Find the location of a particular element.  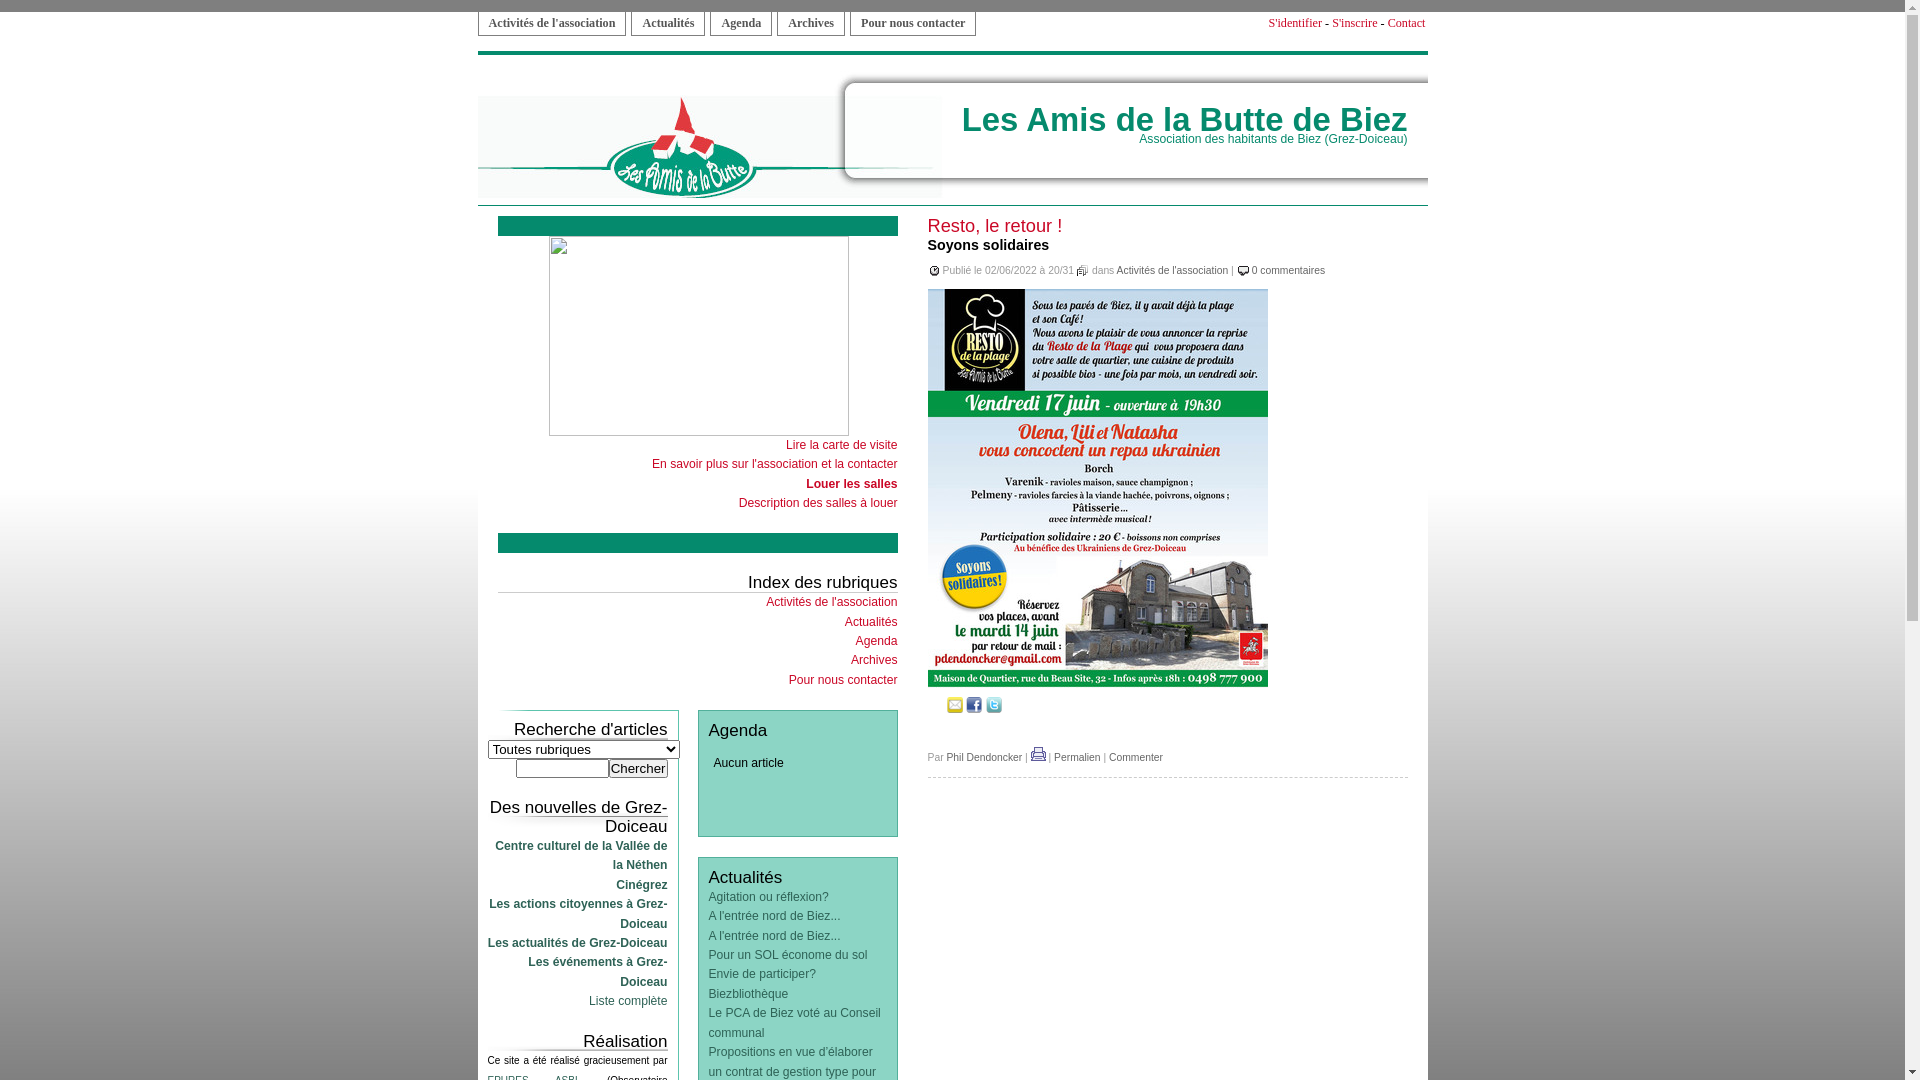

'Permalien' is located at coordinates (1076, 757).